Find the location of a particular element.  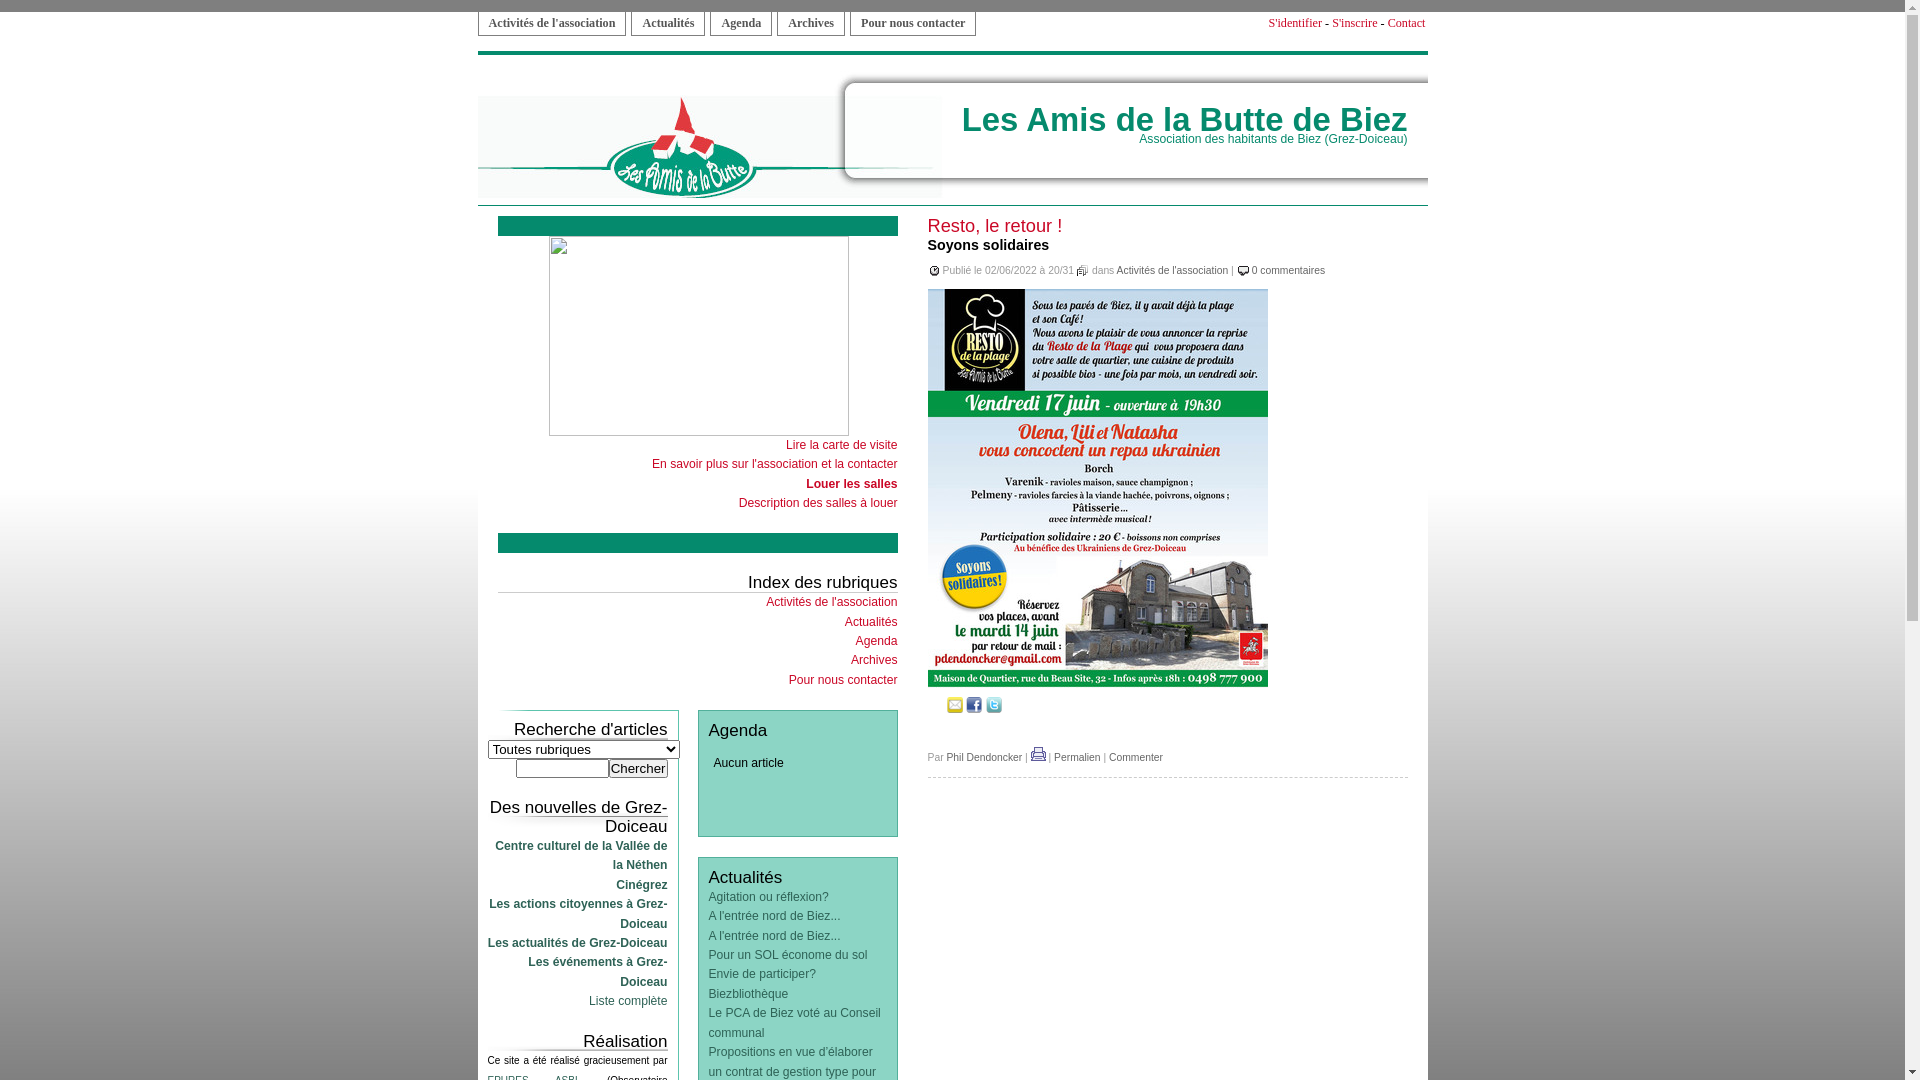

'Permalien' is located at coordinates (1076, 757).